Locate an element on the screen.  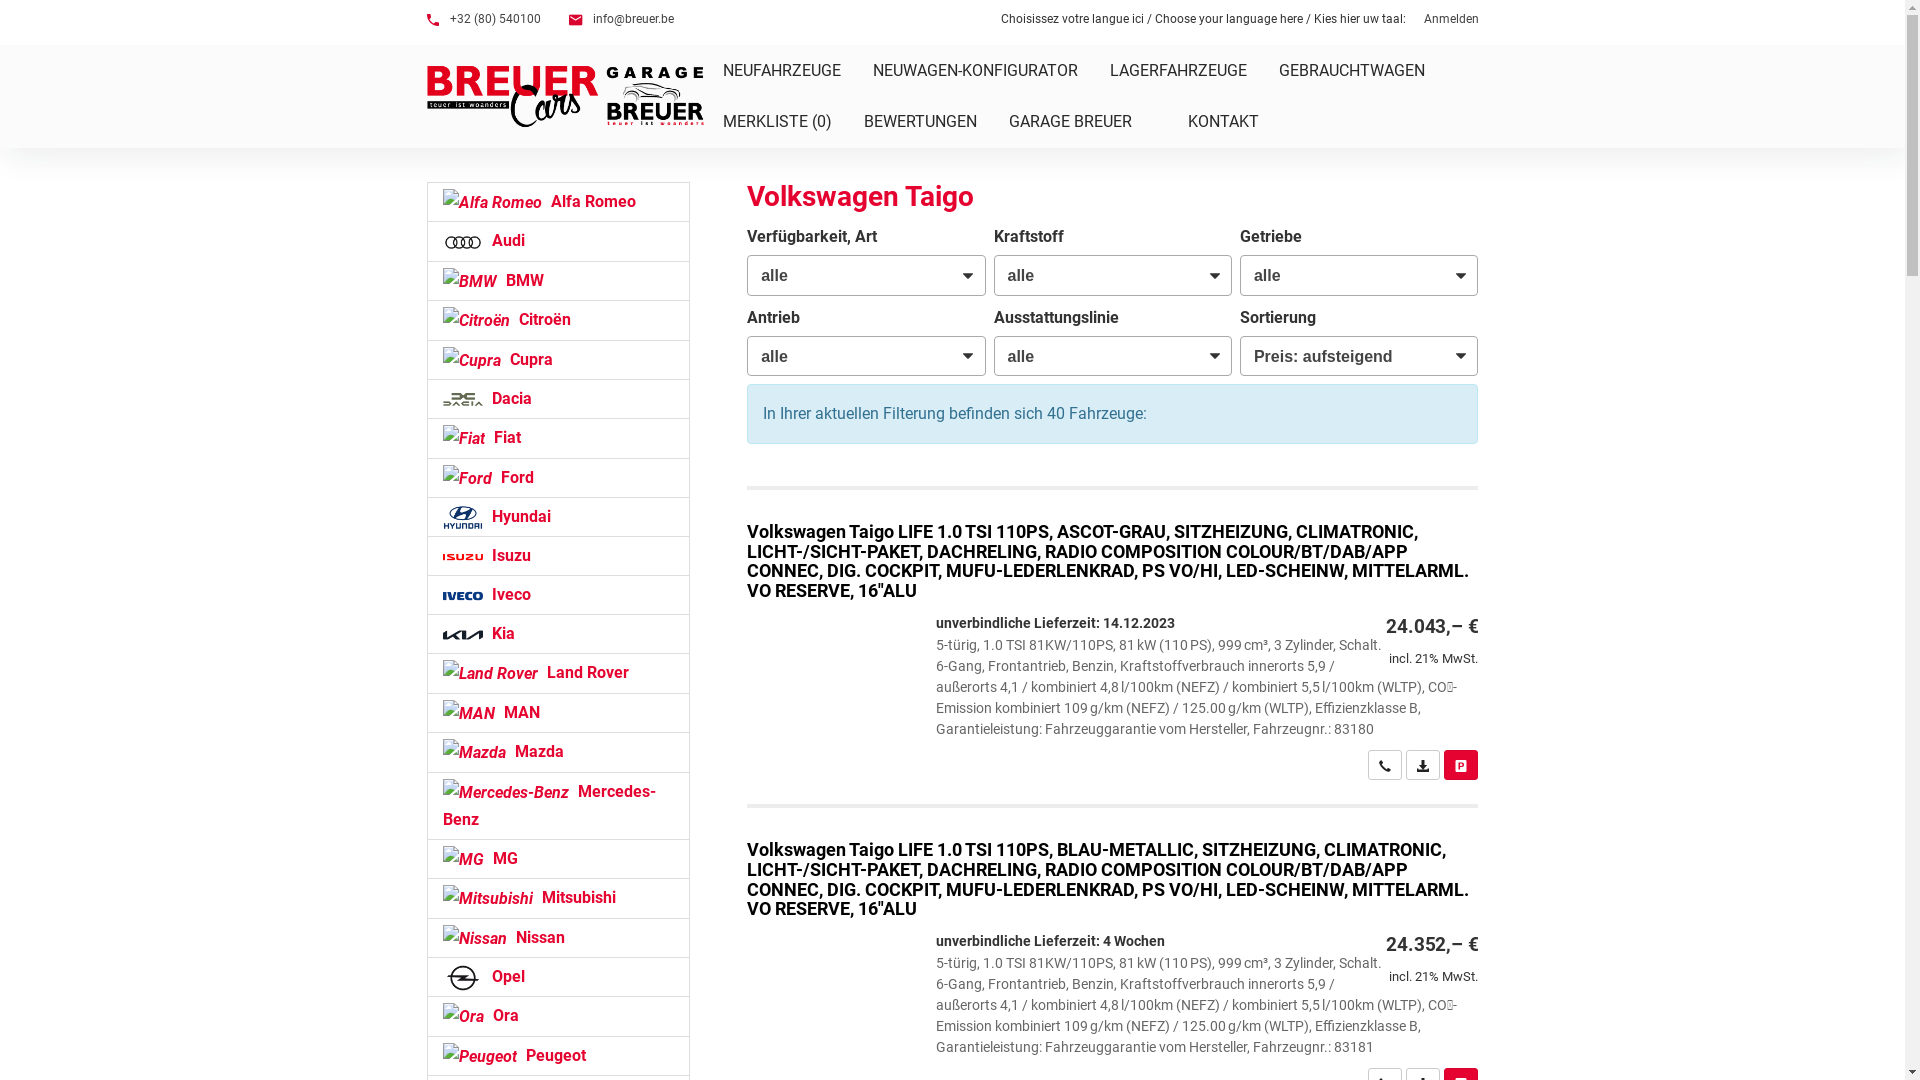
'Mercedes-Benz' is located at coordinates (557, 805).